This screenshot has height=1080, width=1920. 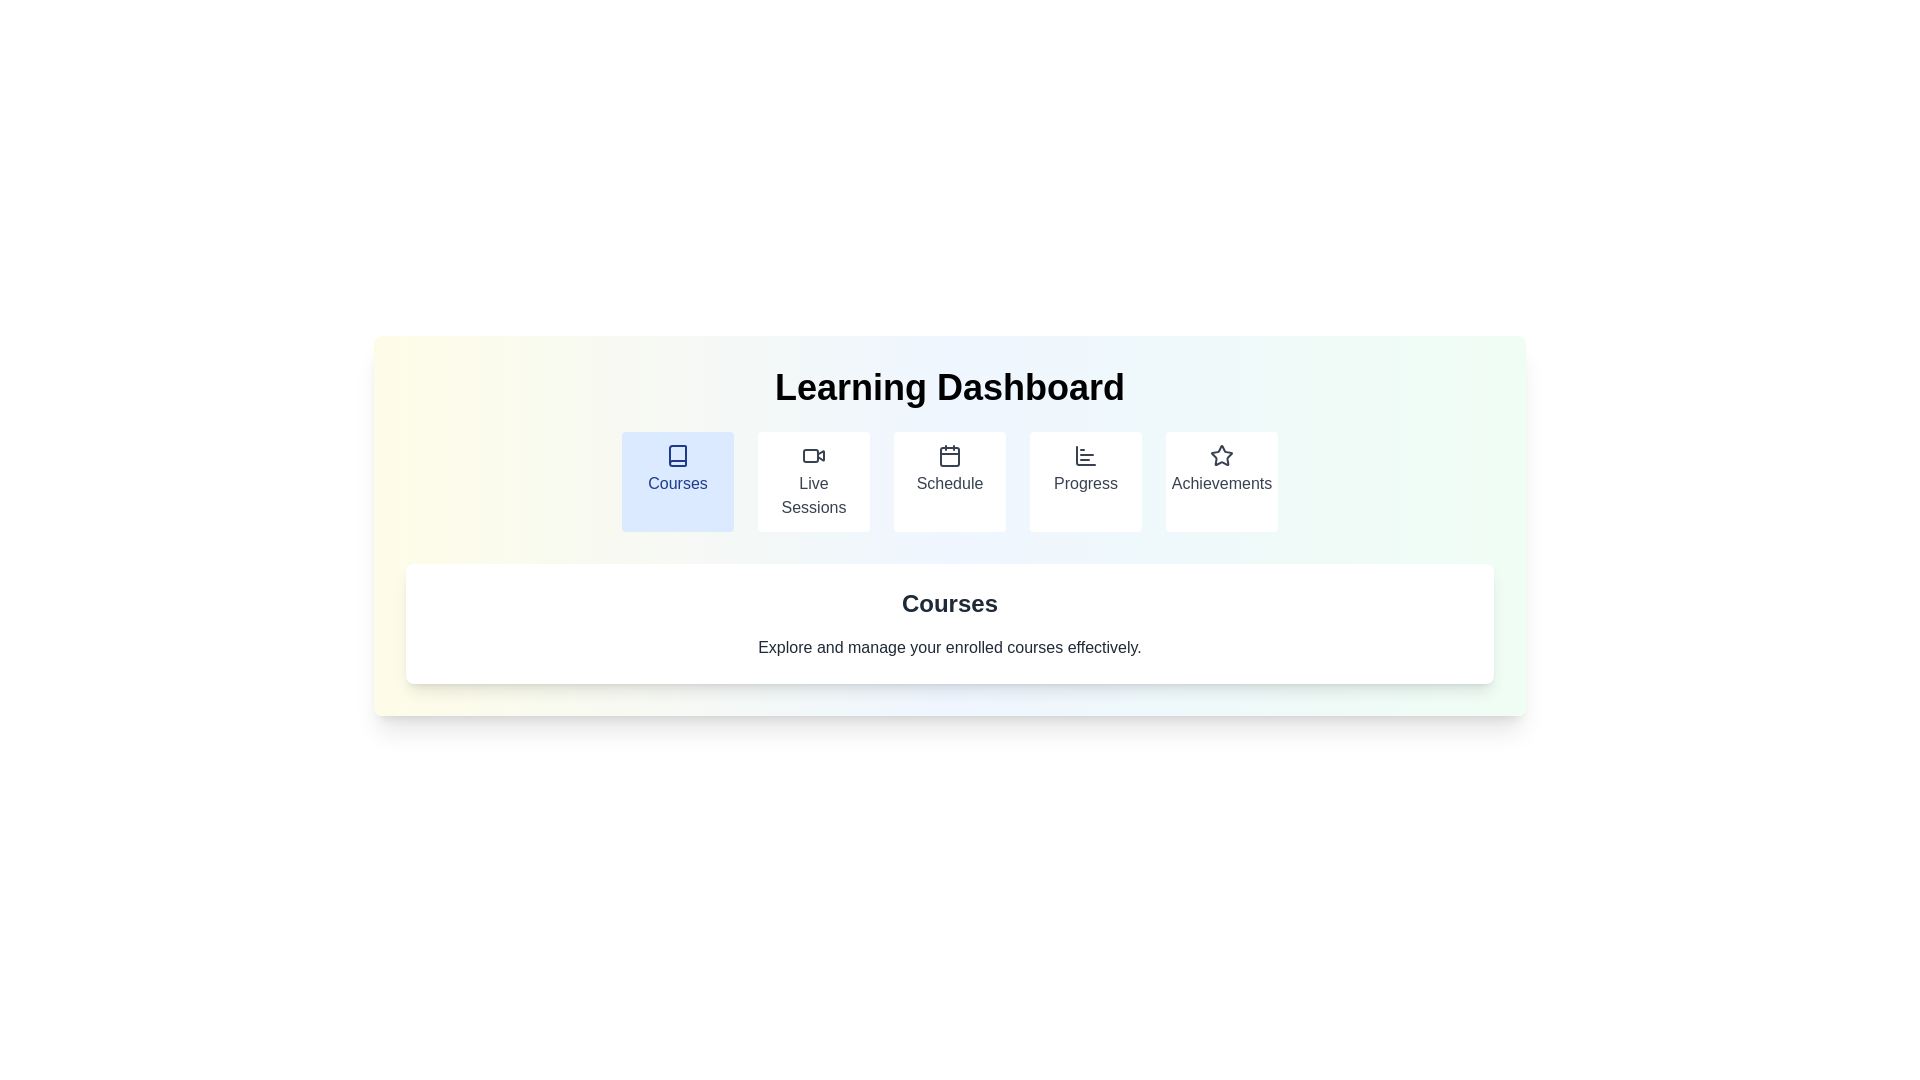 What do you see at coordinates (814, 495) in the screenshot?
I see `the Text label for the Live Sessions navigation button, which is positioned below a video icon and is the second element in a horizontally aligned menu` at bounding box center [814, 495].